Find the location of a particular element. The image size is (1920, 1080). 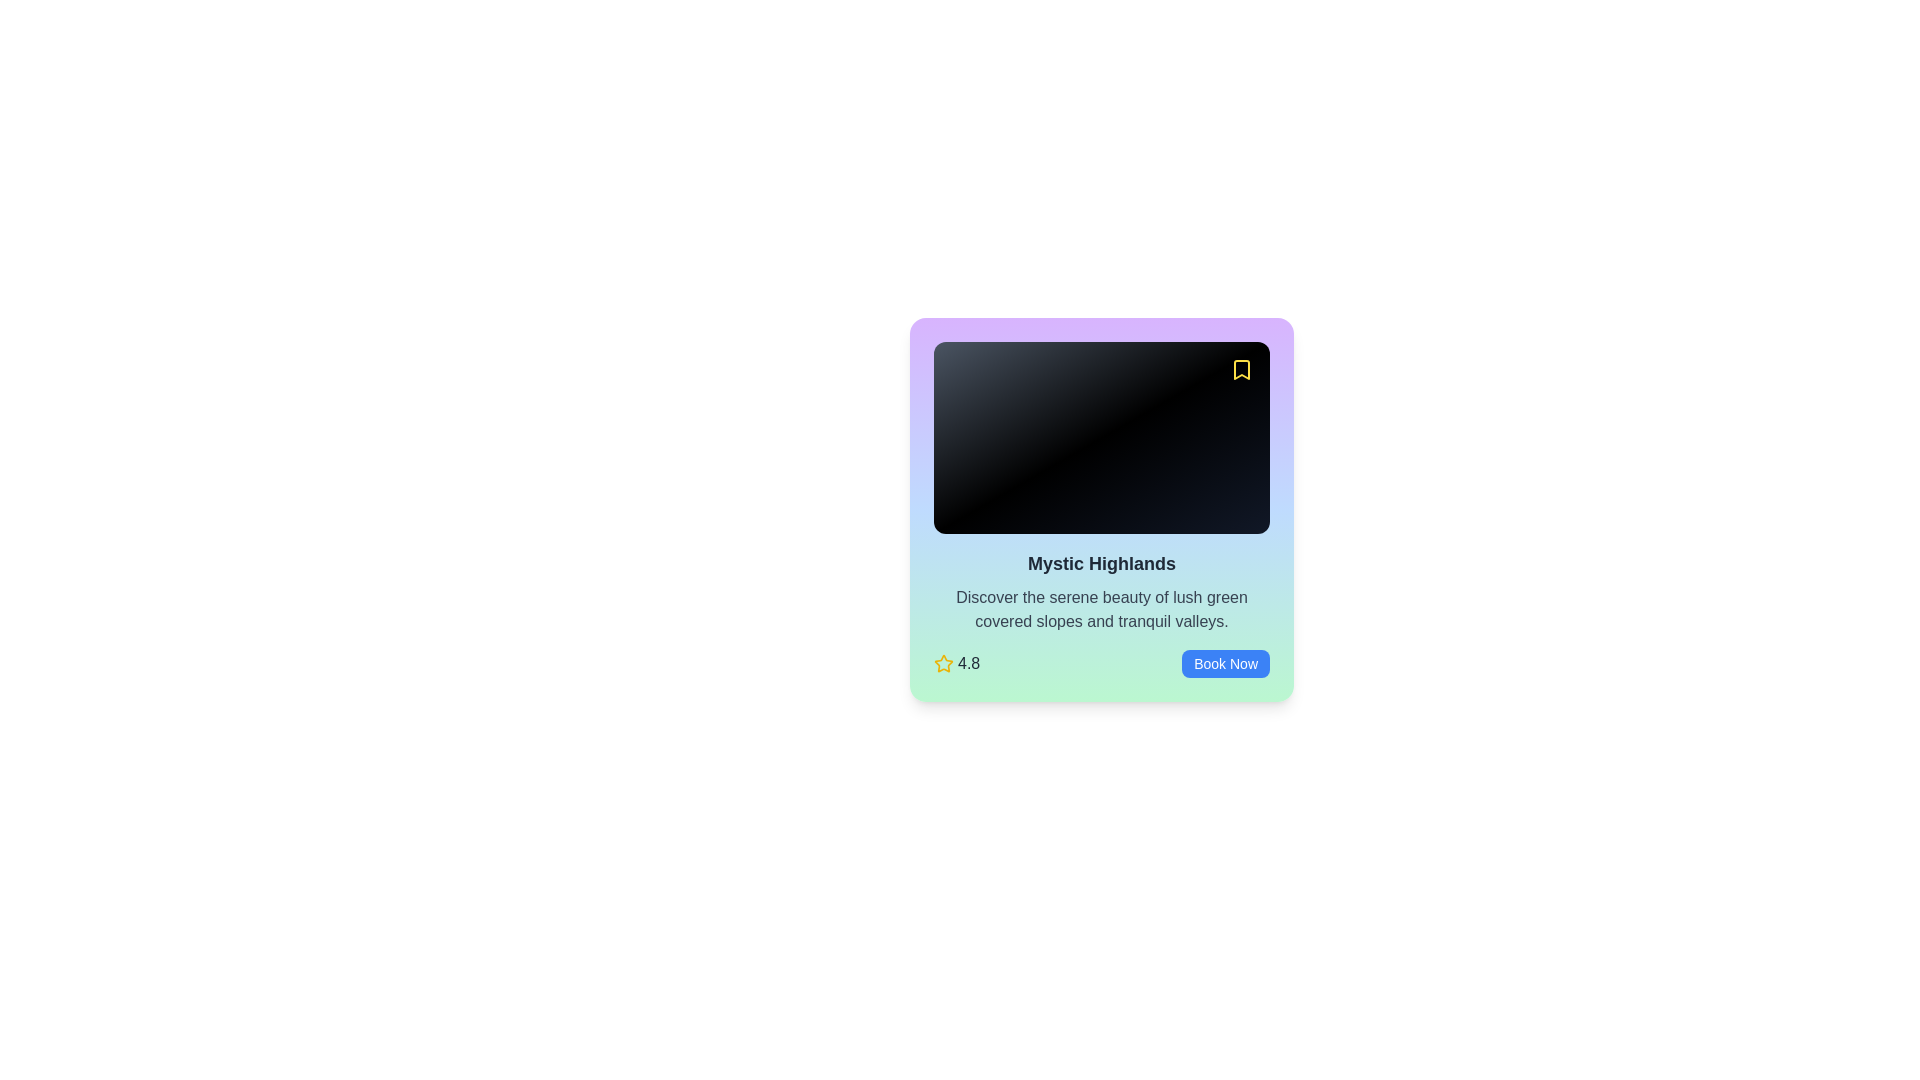

the informational text block describing the serene beauty of 'Mystic Highlands', located below the title and above the rating section is located at coordinates (1101, 608).